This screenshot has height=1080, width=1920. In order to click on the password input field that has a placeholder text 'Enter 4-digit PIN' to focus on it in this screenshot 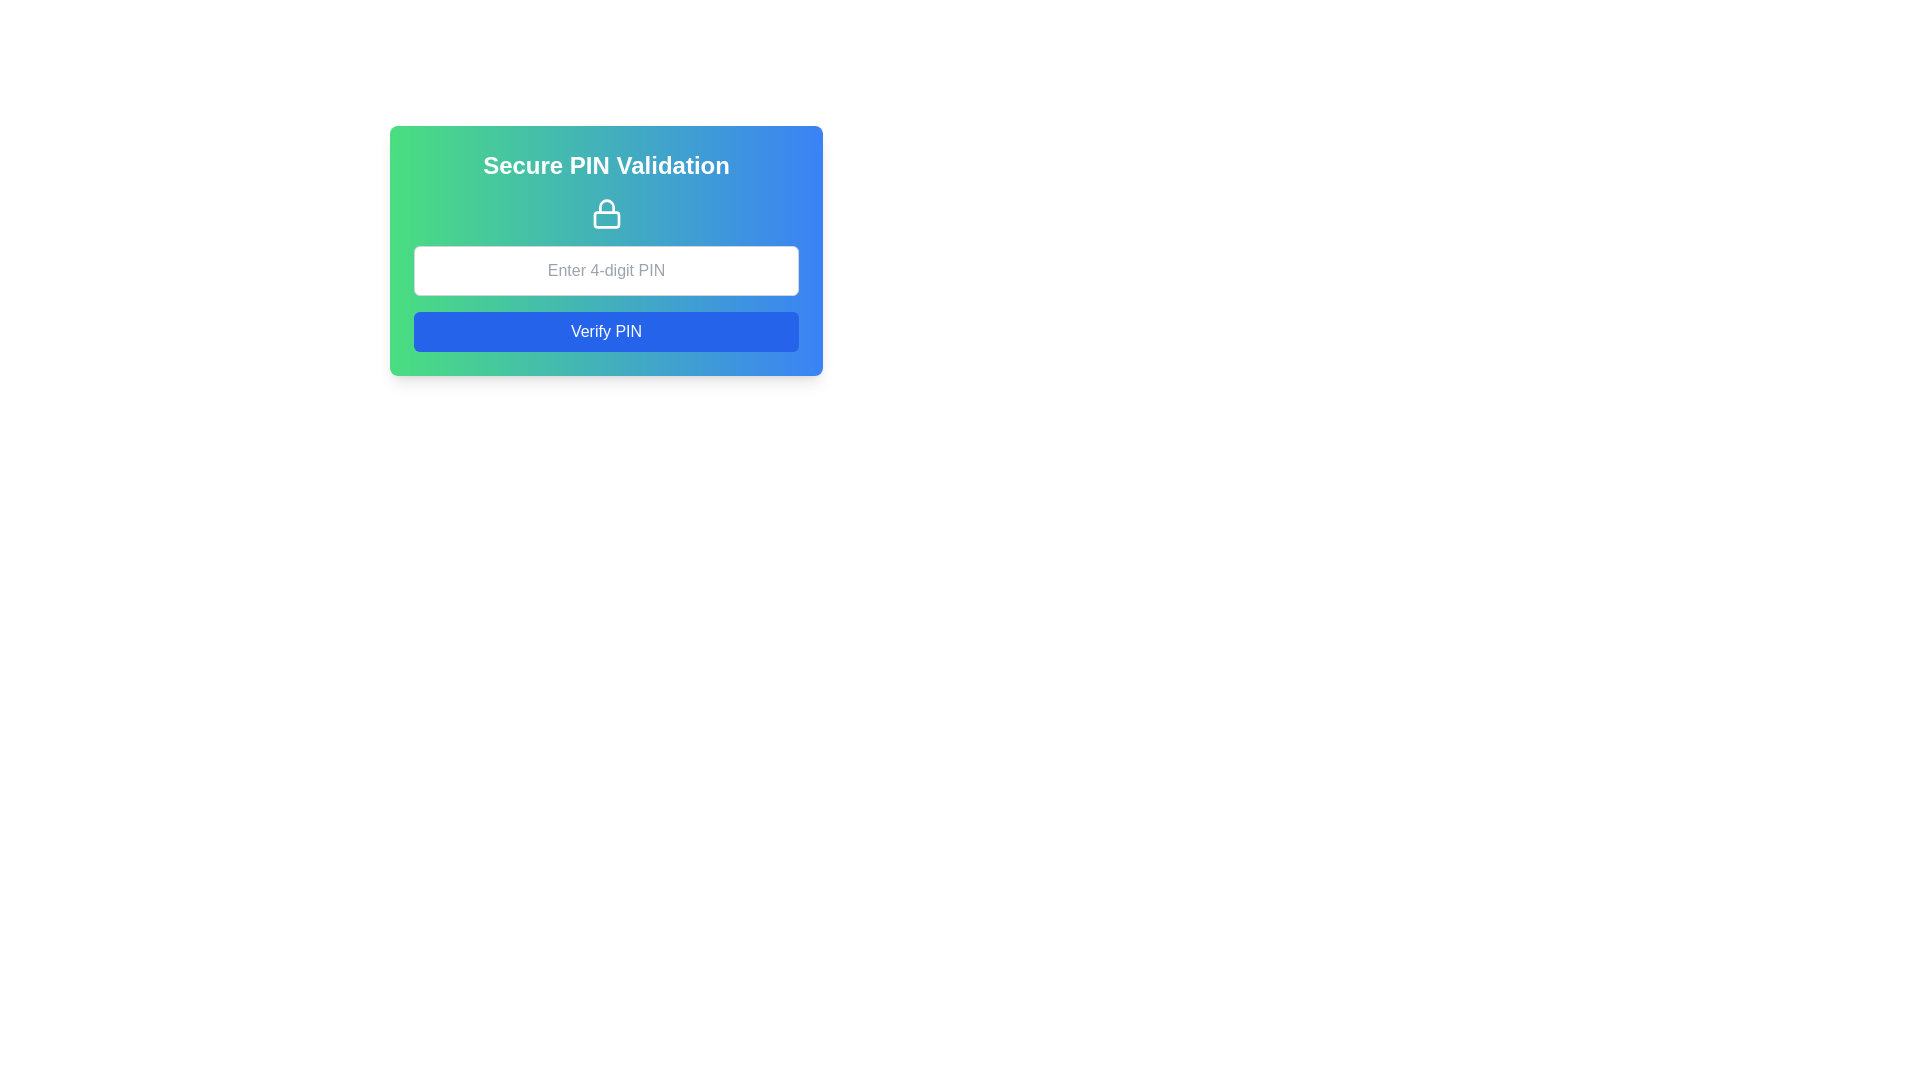, I will do `click(605, 270)`.